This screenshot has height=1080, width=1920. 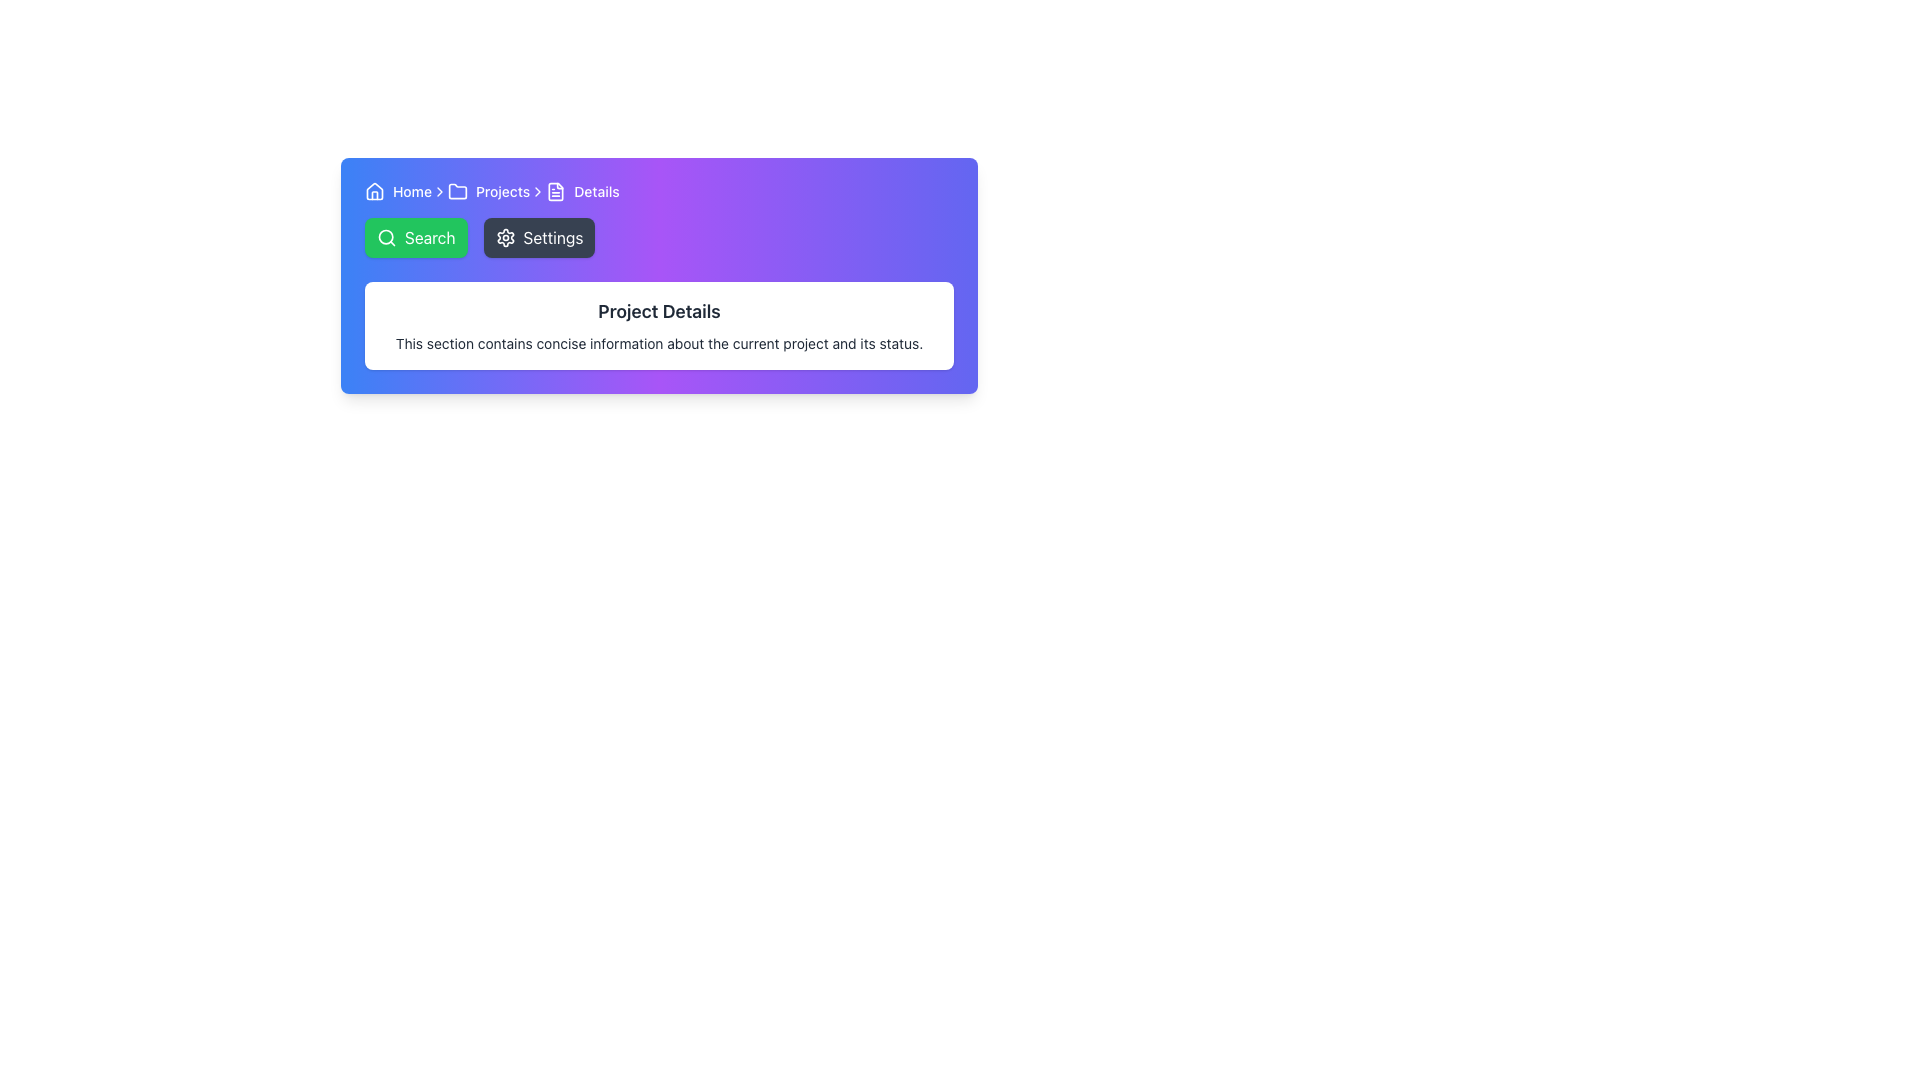 What do you see at coordinates (556, 192) in the screenshot?
I see `the file icon in the breadcrumb navigation bar, which is the second item between the 'Projects' folder icon and the 'Details' text label` at bounding box center [556, 192].